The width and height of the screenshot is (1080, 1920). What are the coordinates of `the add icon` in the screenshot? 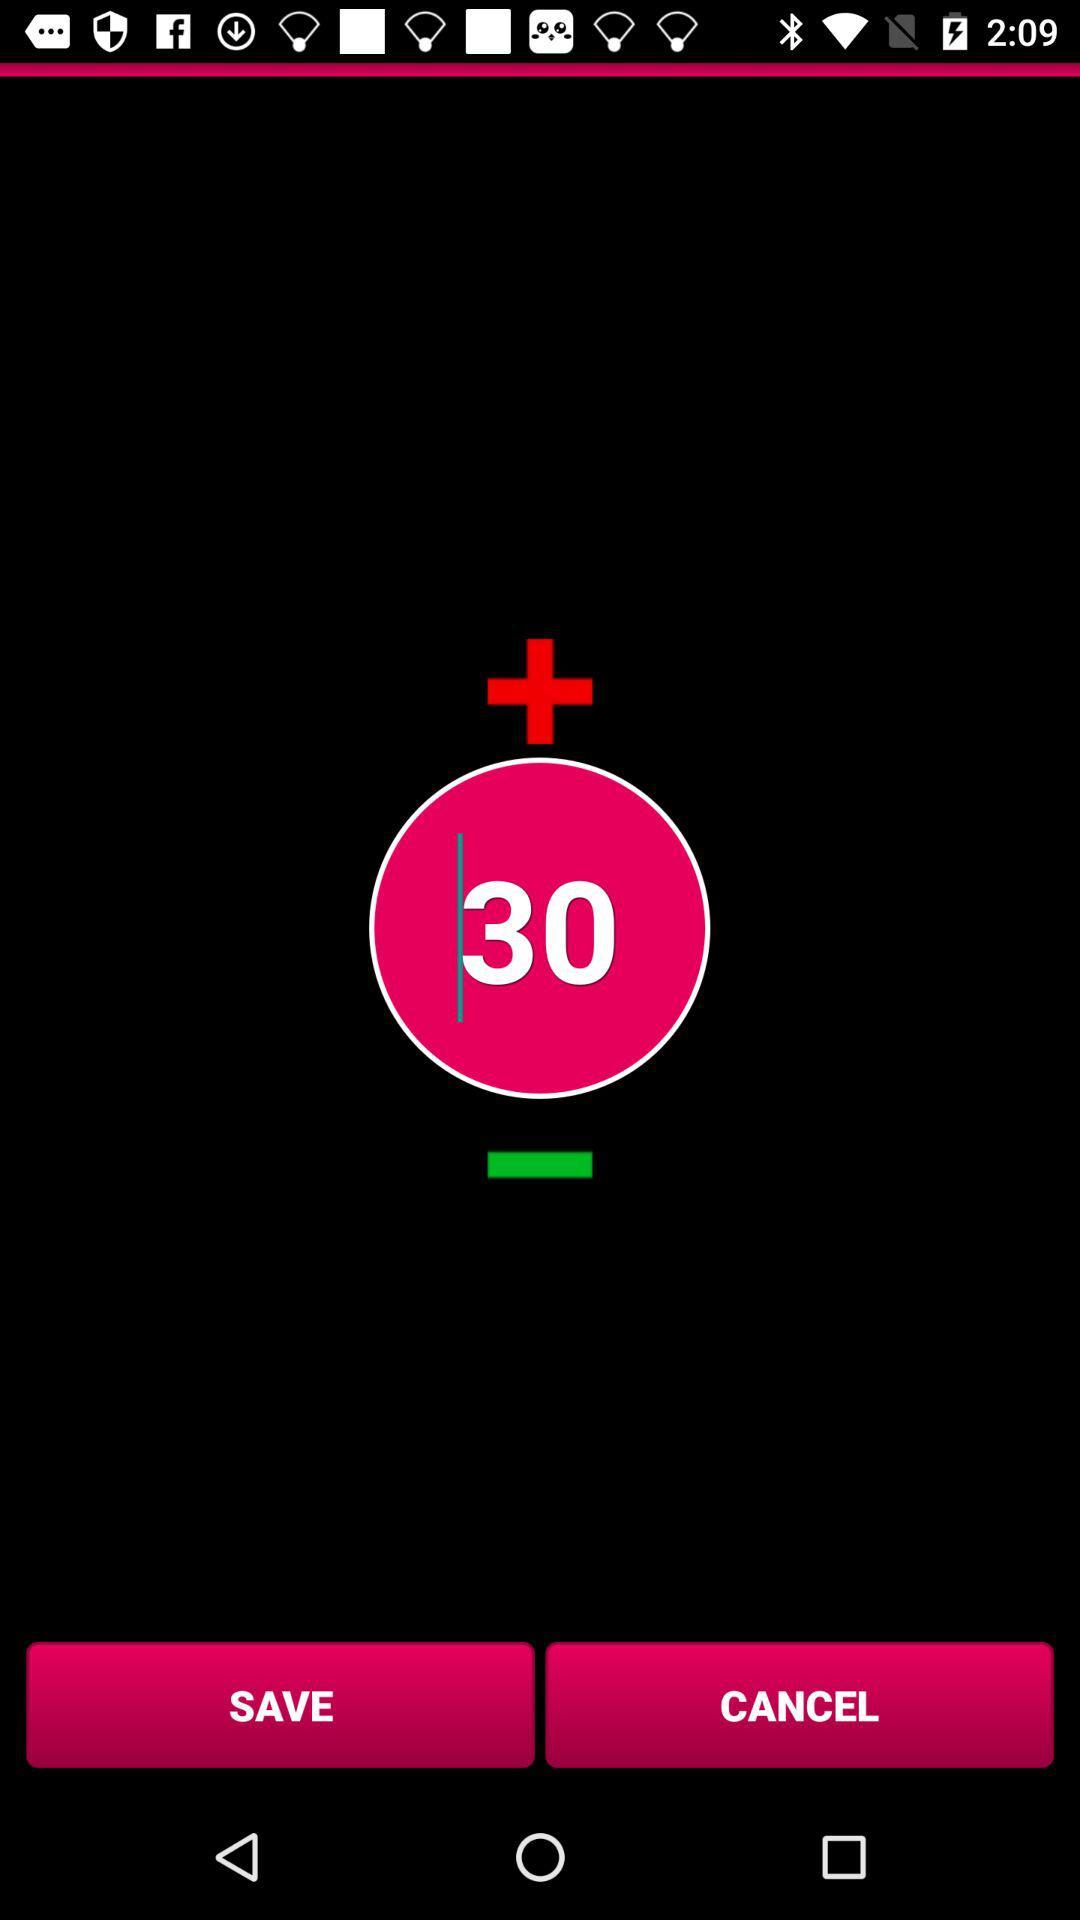 It's located at (540, 691).